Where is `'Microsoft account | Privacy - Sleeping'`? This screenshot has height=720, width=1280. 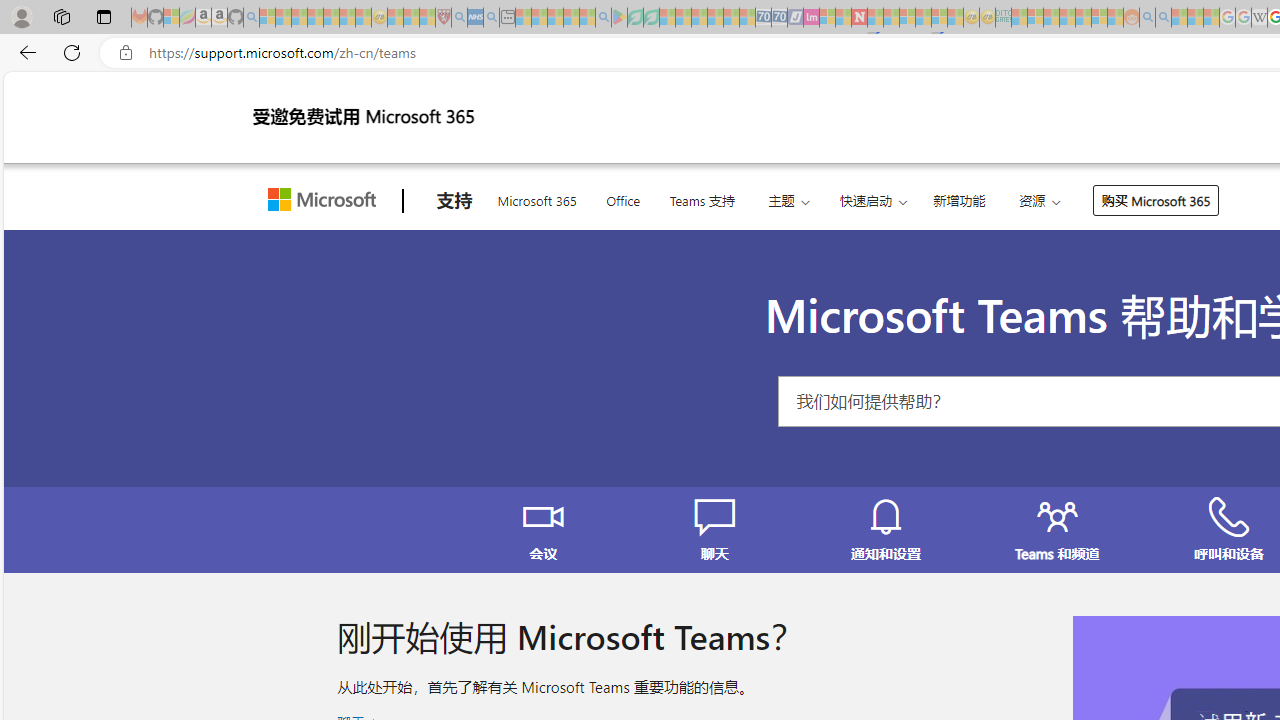 'Microsoft account | Privacy - Sleeping' is located at coordinates (1035, 17).